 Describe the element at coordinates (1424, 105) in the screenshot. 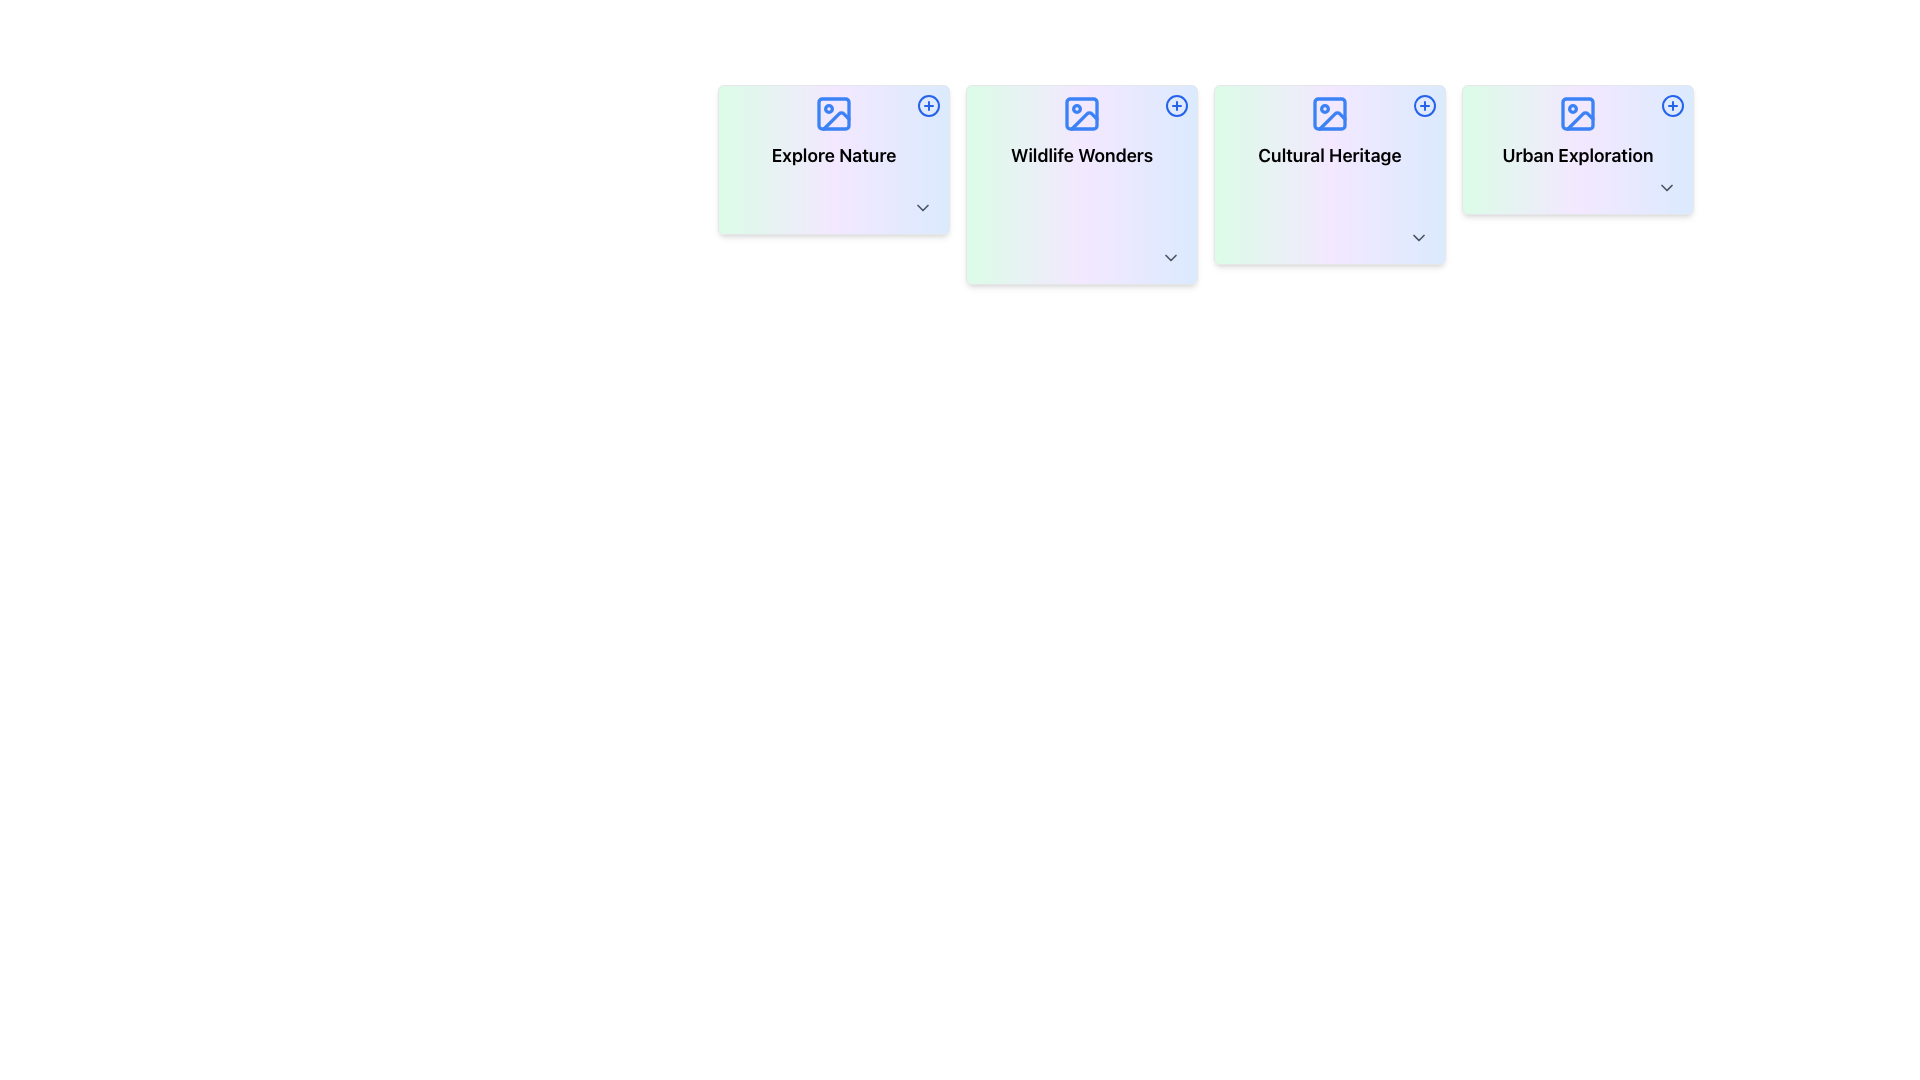

I see `the blue circular button with a plus sign at its center located at the top right corner of the 'Cultural Heritage' card to interact with it` at that location.